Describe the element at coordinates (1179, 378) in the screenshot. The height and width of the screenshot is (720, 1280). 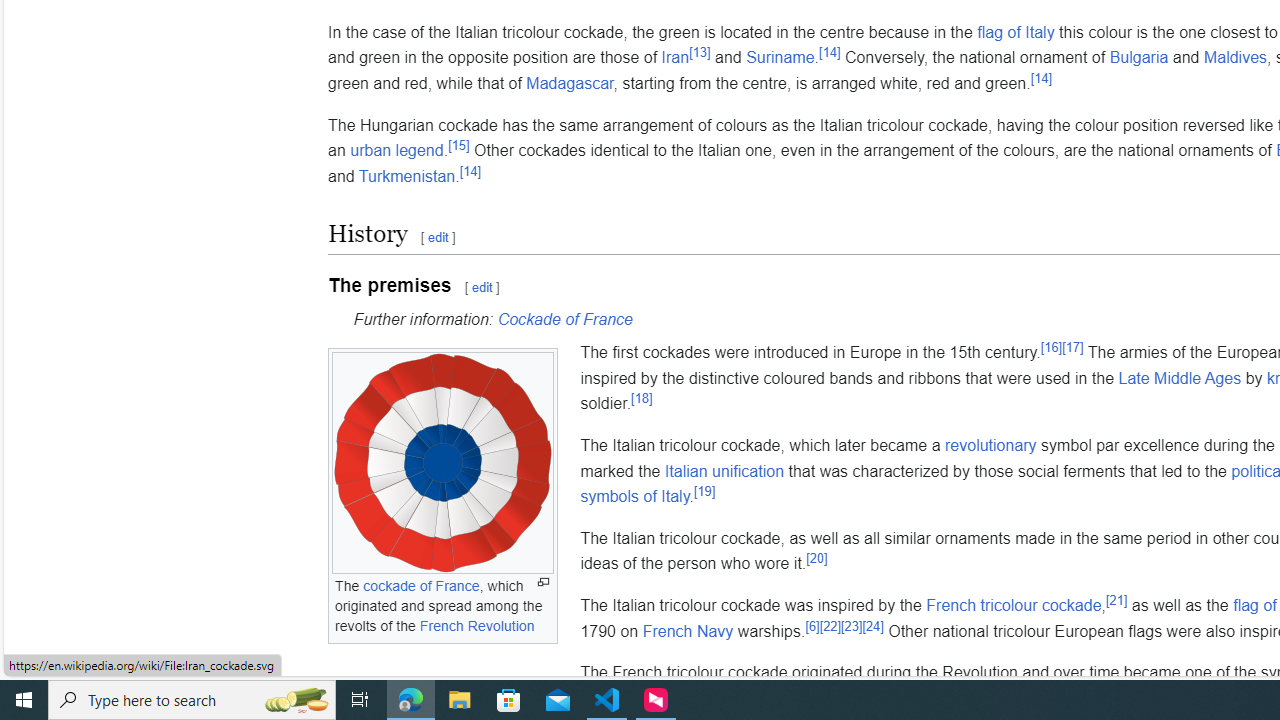
I see `'Late Middle Ages'` at that location.